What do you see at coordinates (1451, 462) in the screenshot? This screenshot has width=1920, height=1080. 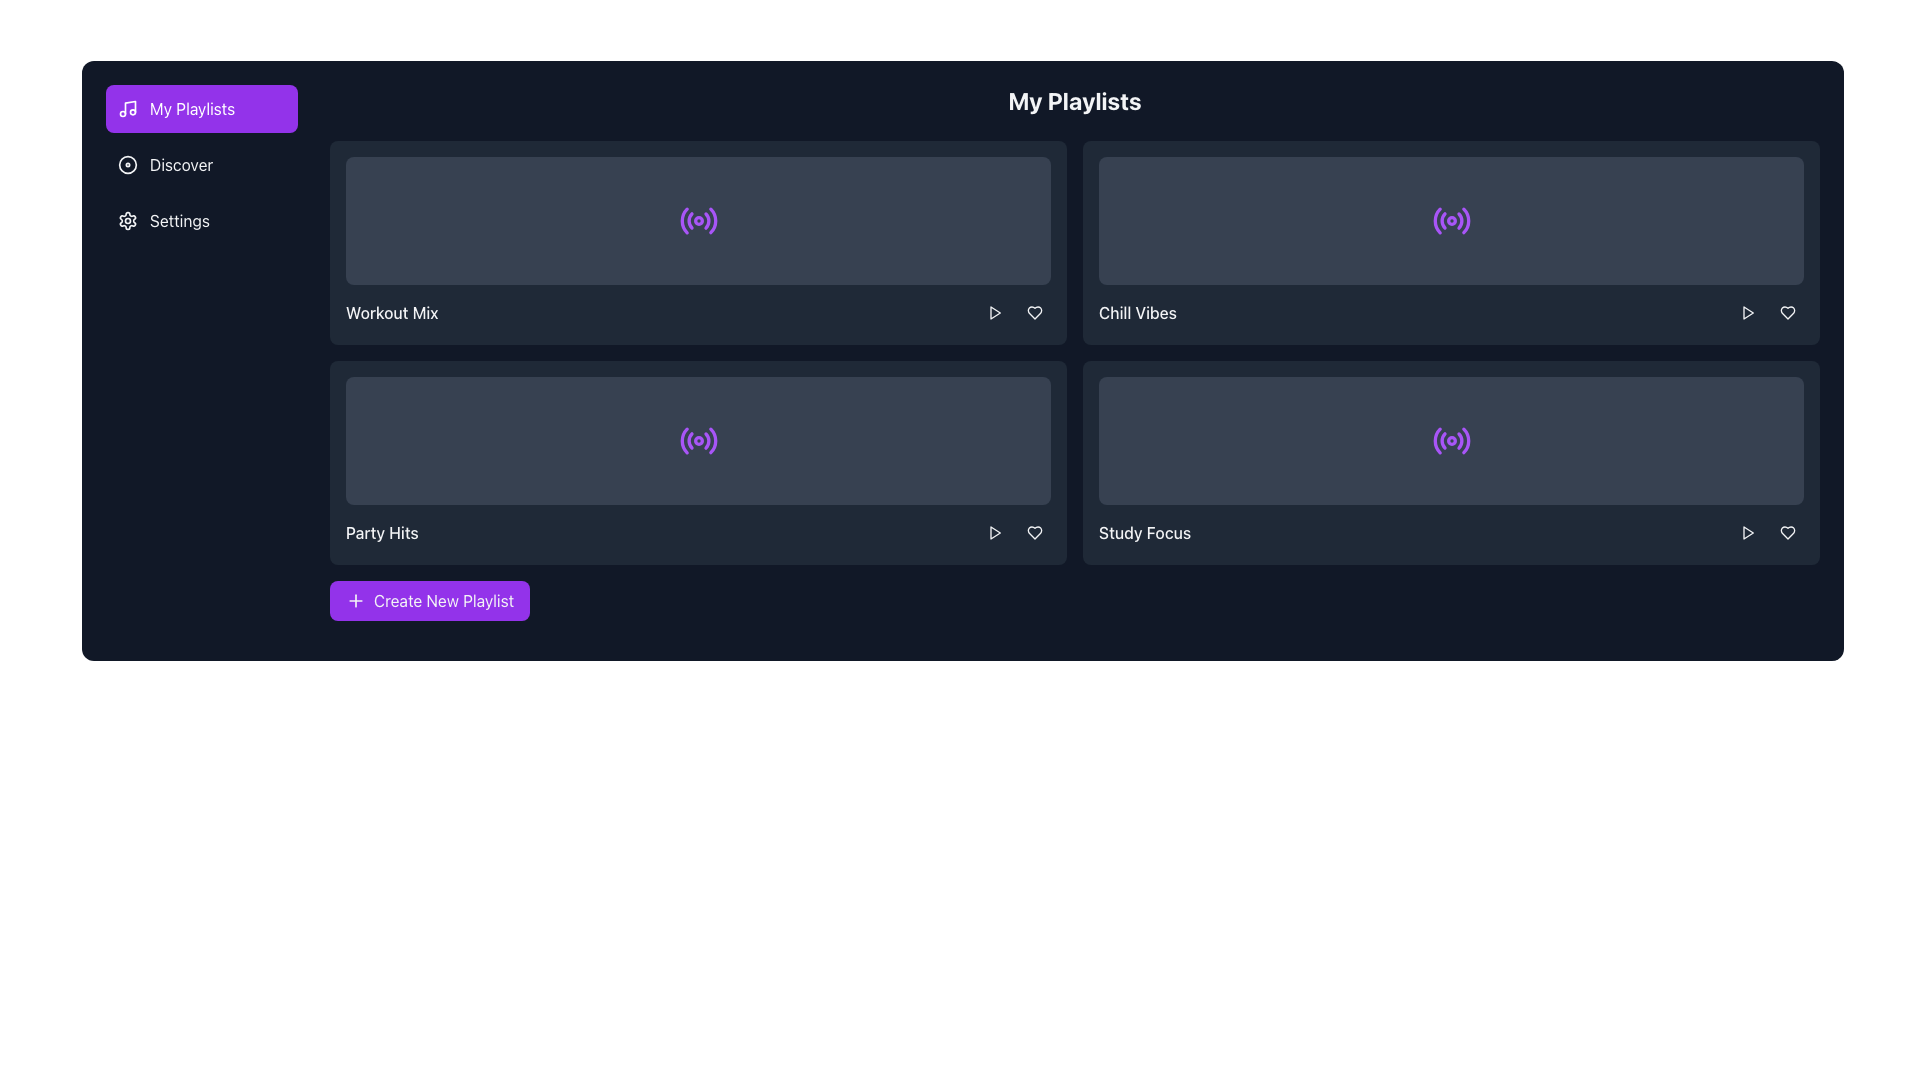 I see `the playlist card located` at bounding box center [1451, 462].